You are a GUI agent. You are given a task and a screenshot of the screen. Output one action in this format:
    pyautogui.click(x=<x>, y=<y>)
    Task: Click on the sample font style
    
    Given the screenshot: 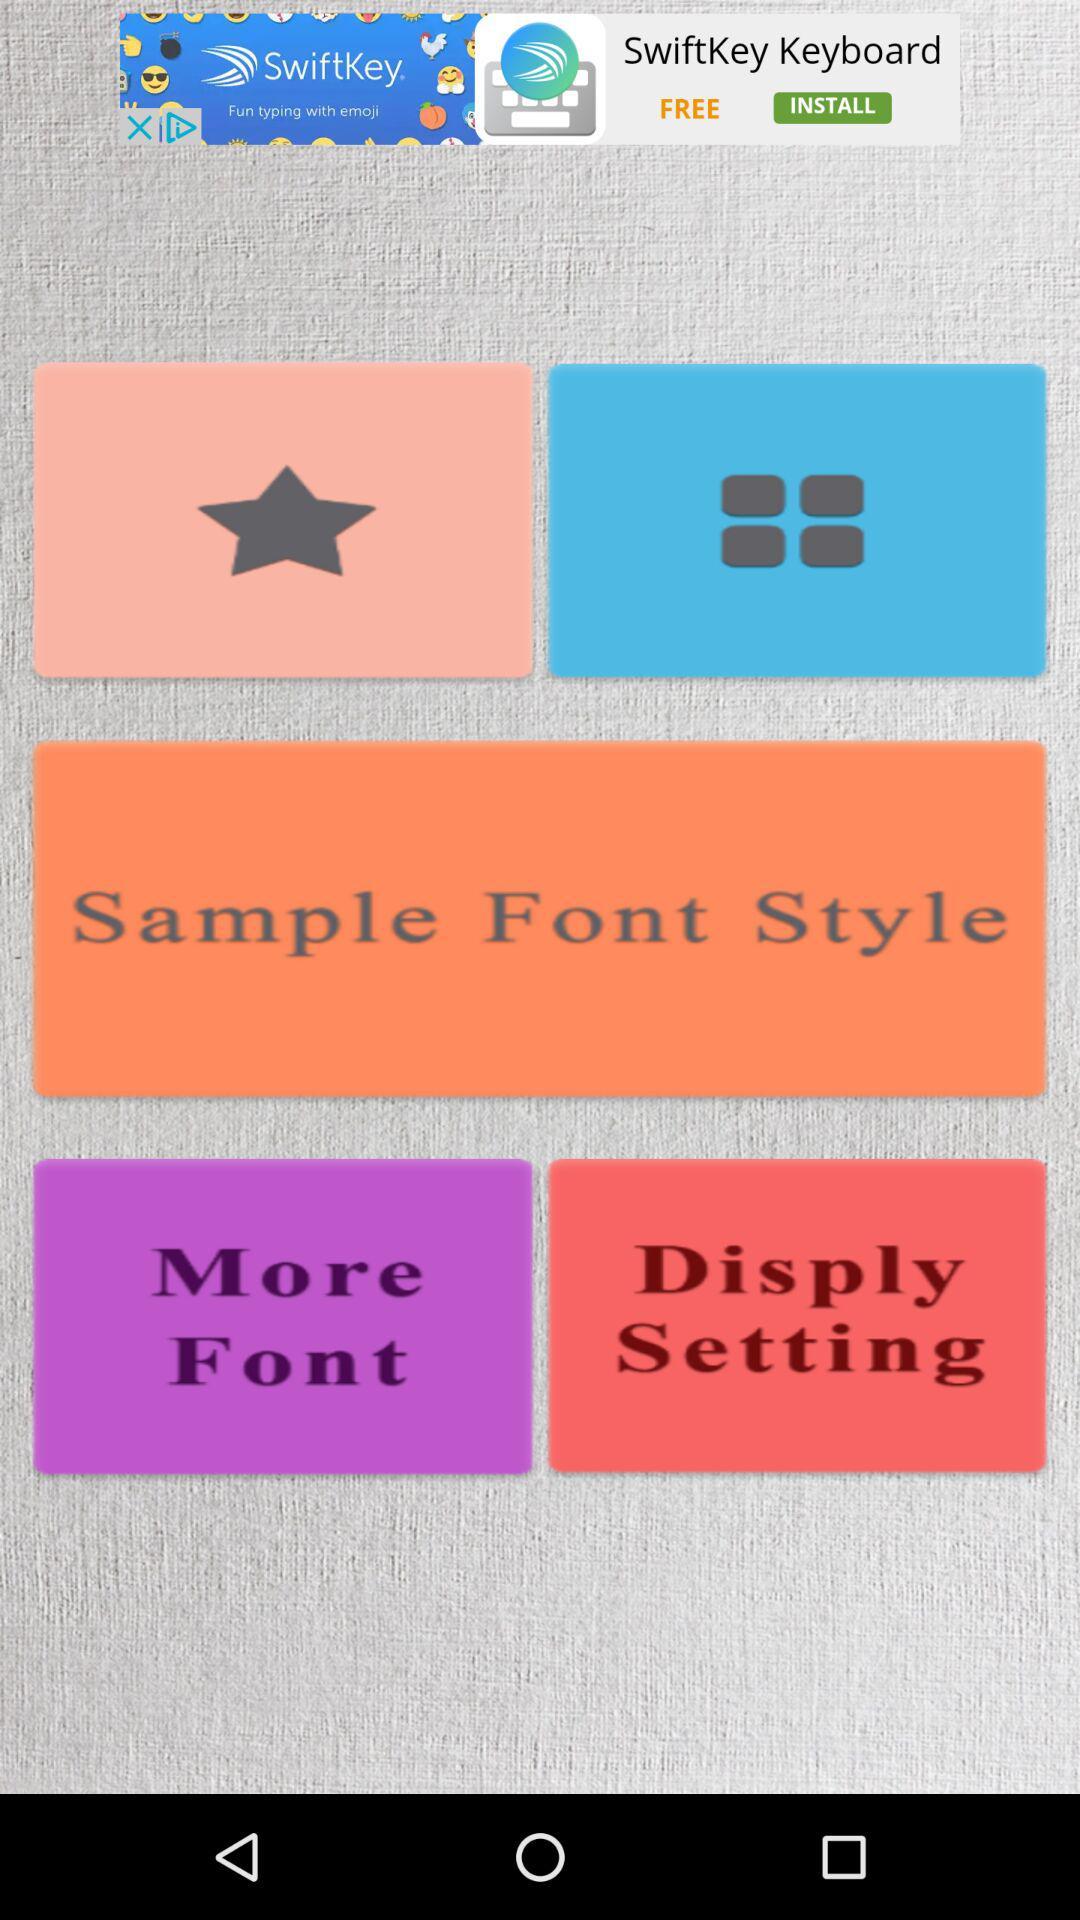 What is the action you would take?
    pyautogui.click(x=540, y=922)
    